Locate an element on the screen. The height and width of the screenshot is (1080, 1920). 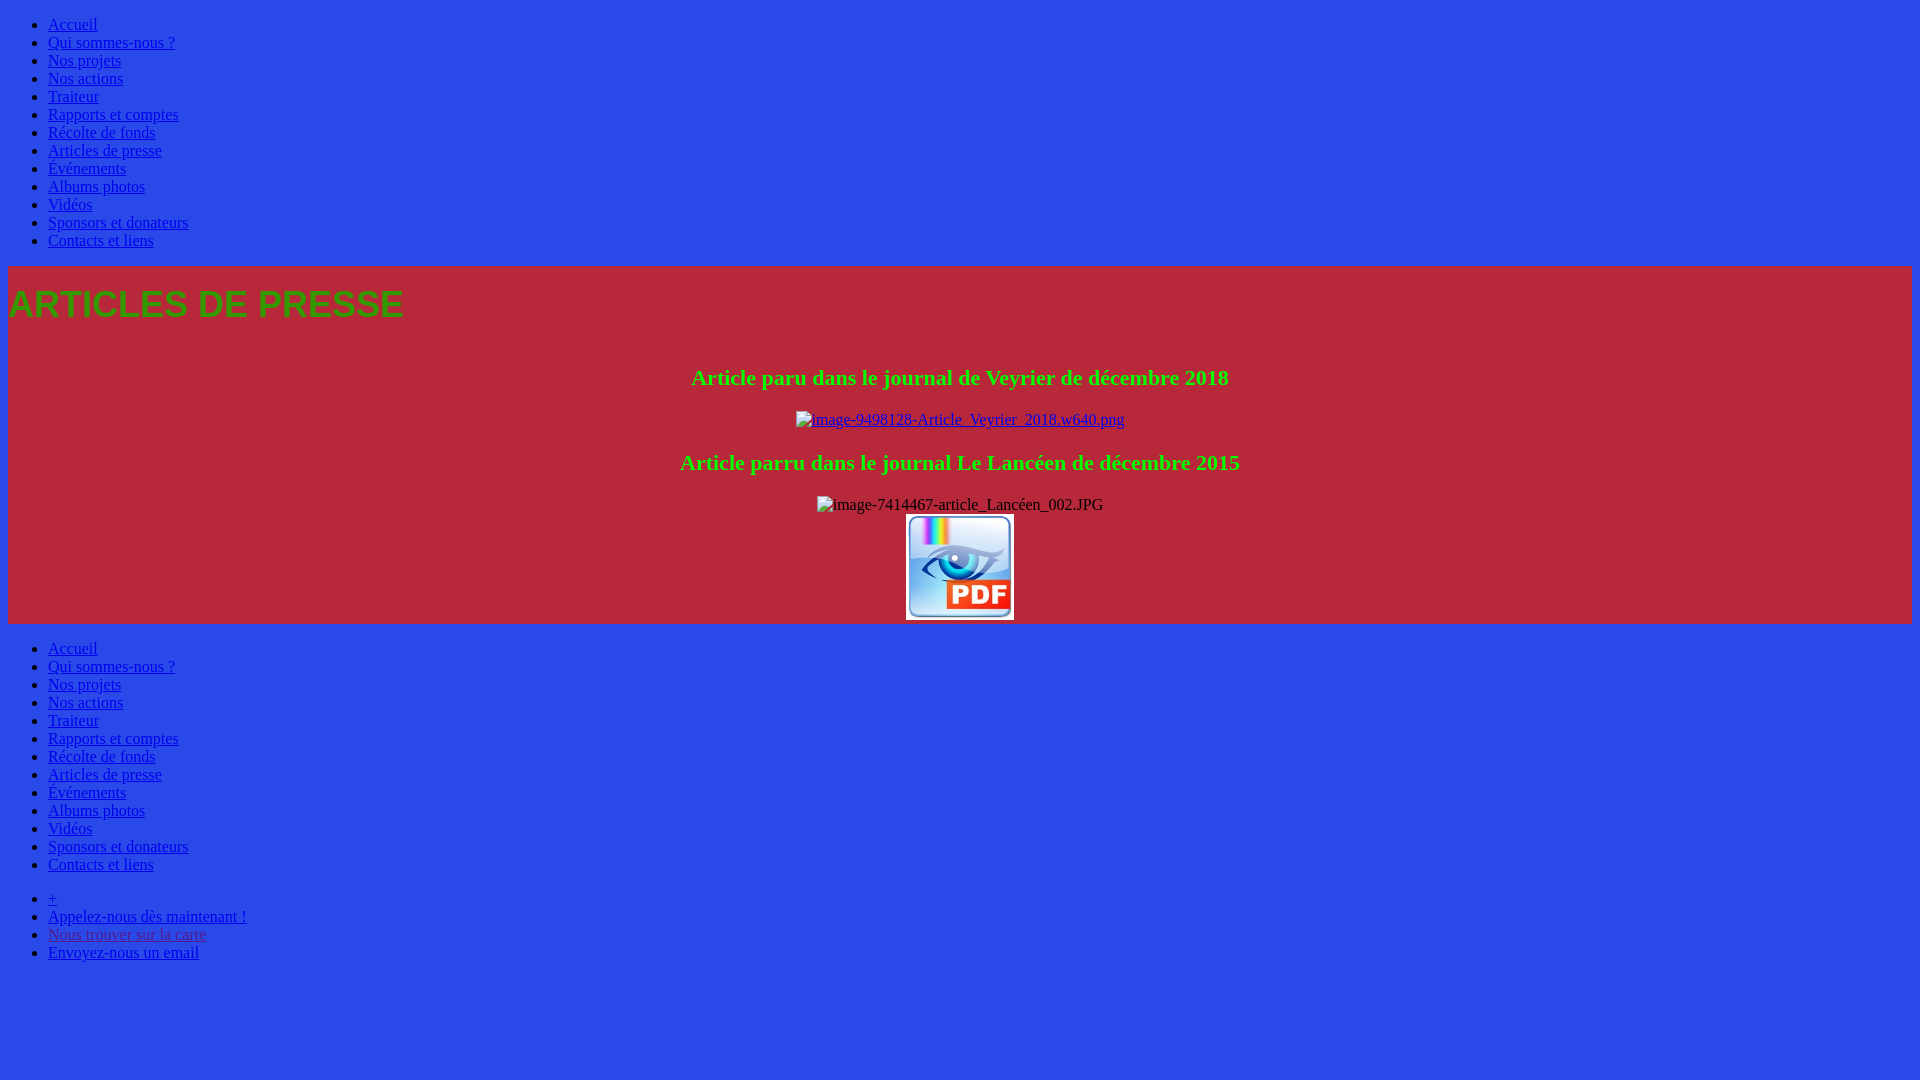
'Sponsors et donateurs' is located at coordinates (117, 846).